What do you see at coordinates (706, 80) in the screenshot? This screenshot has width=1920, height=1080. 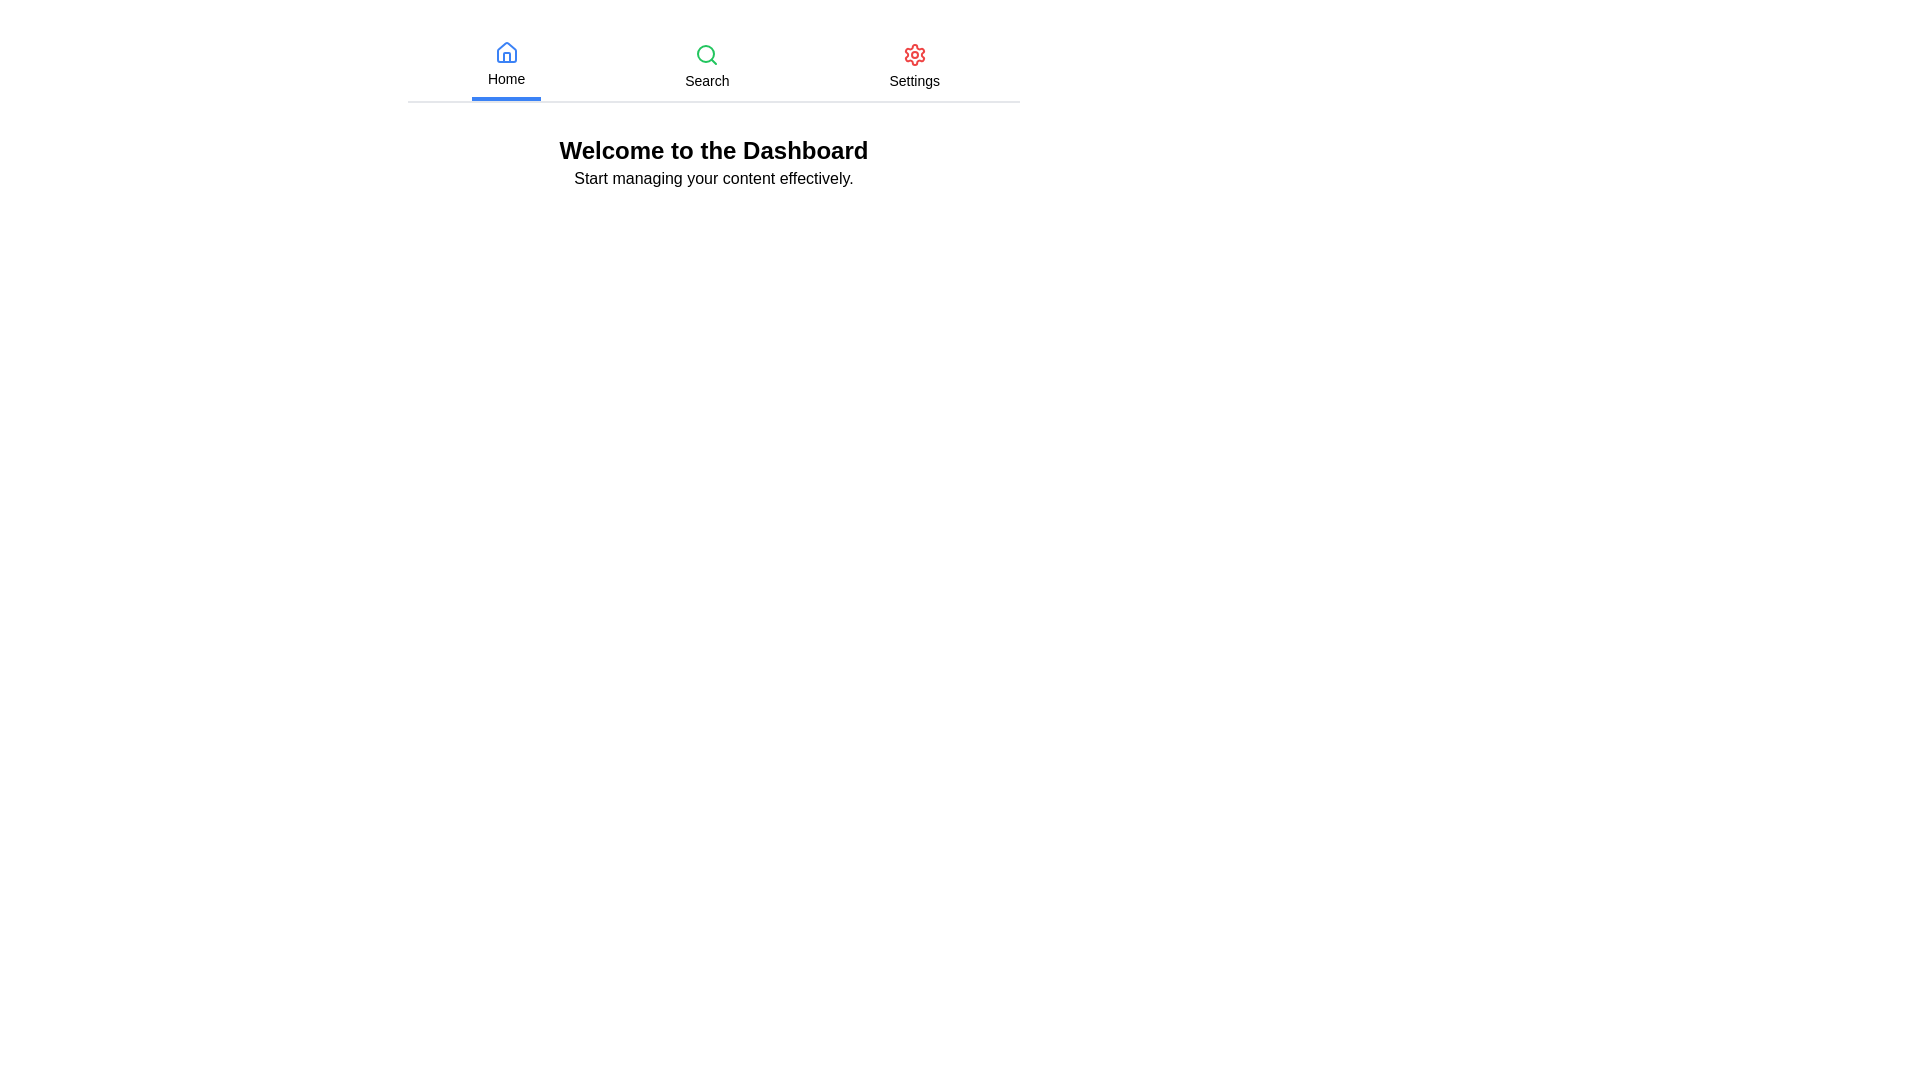 I see `the displayed text under the tab Search` at bounding box center [706, 80].